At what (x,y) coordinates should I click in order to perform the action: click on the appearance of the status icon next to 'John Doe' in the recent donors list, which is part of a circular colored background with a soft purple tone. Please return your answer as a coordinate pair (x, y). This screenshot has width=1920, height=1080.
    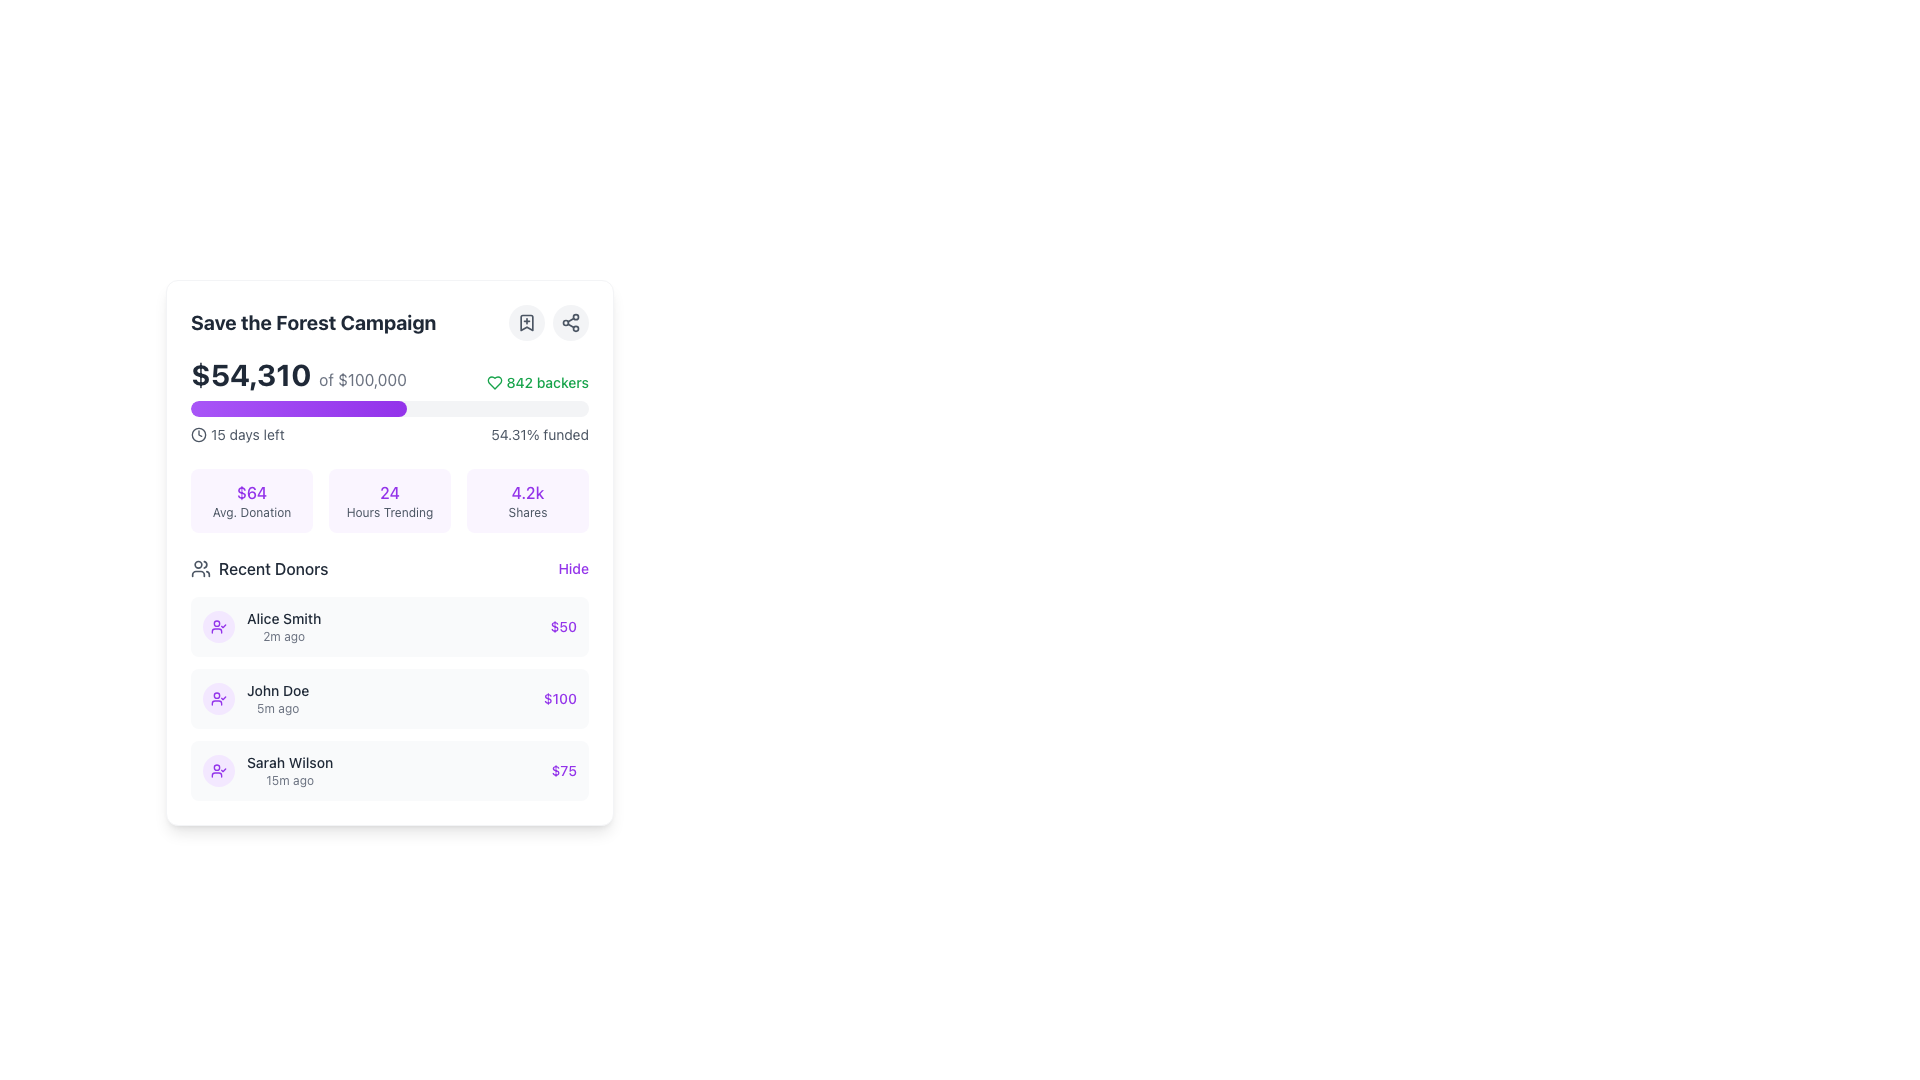
    Looking at the image, I should click on (219, 626).